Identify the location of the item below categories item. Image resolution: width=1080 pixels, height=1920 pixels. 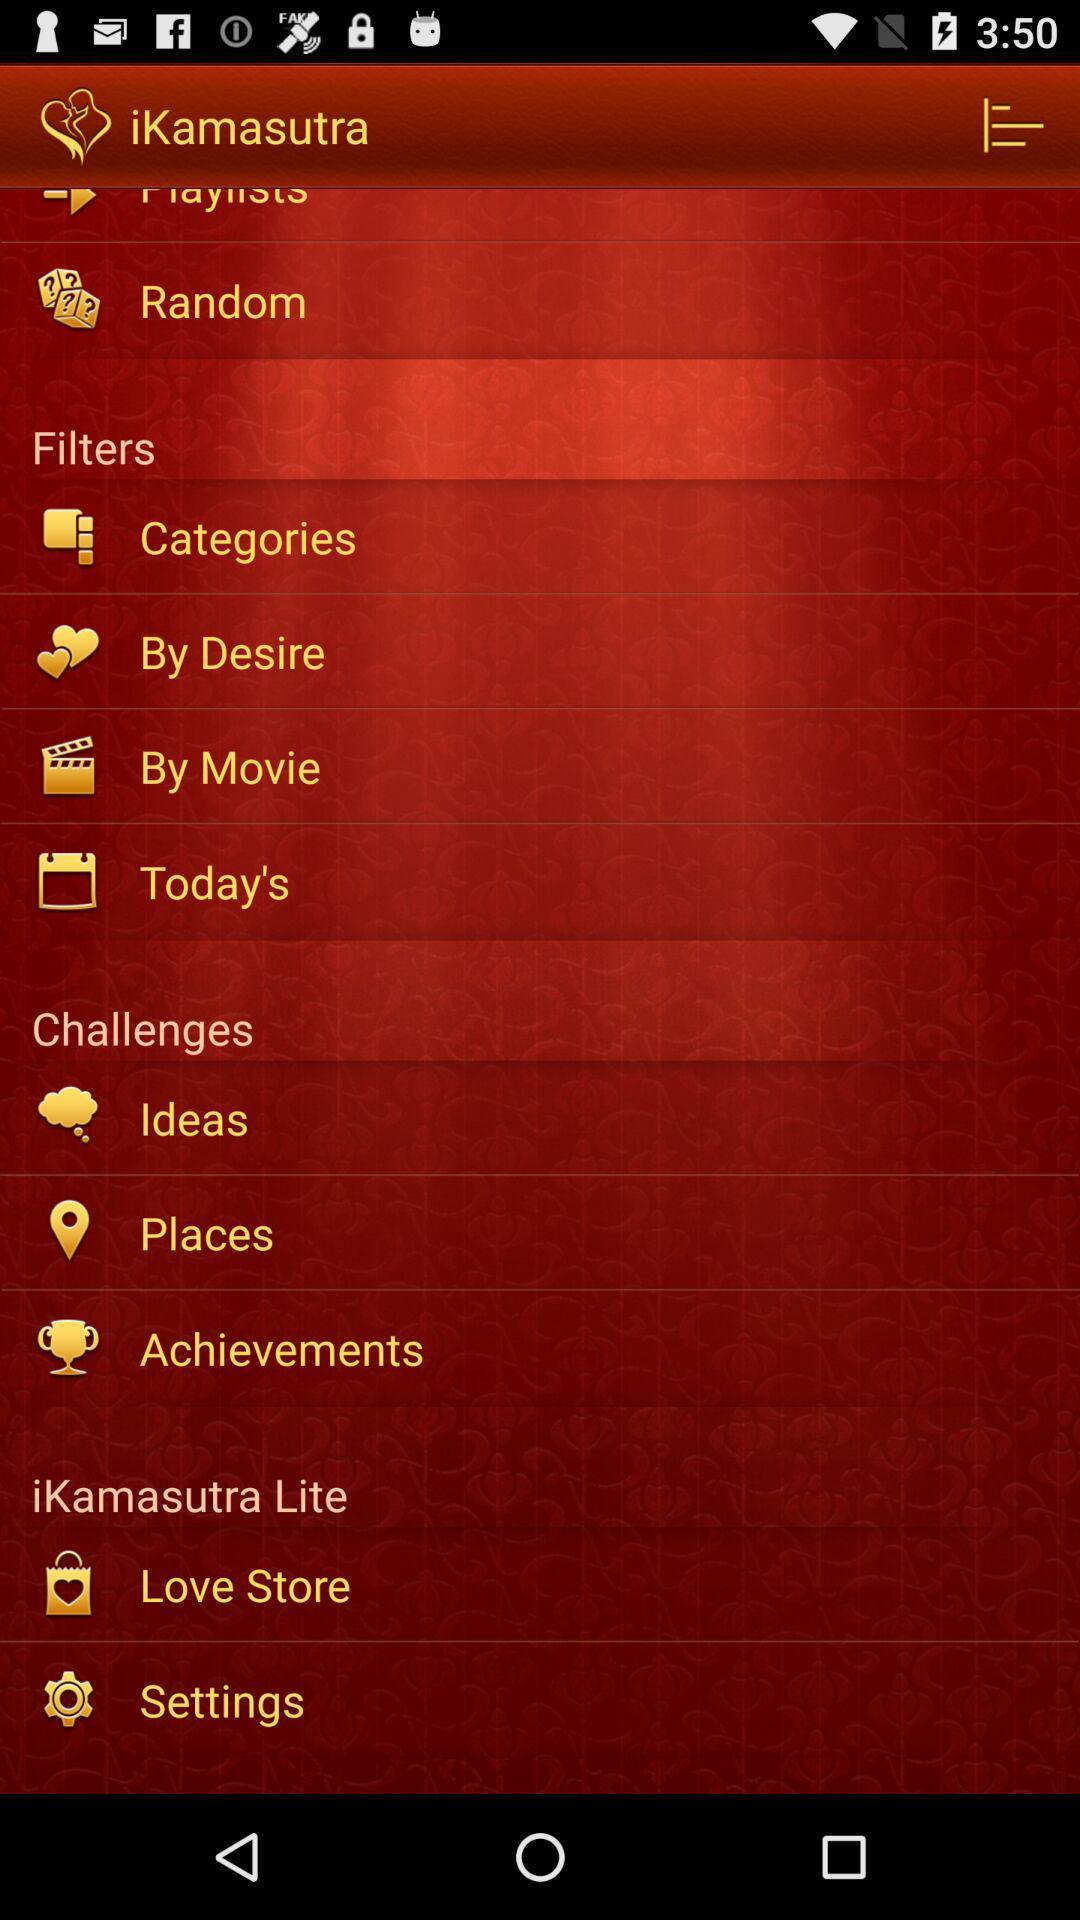
(595, 651).